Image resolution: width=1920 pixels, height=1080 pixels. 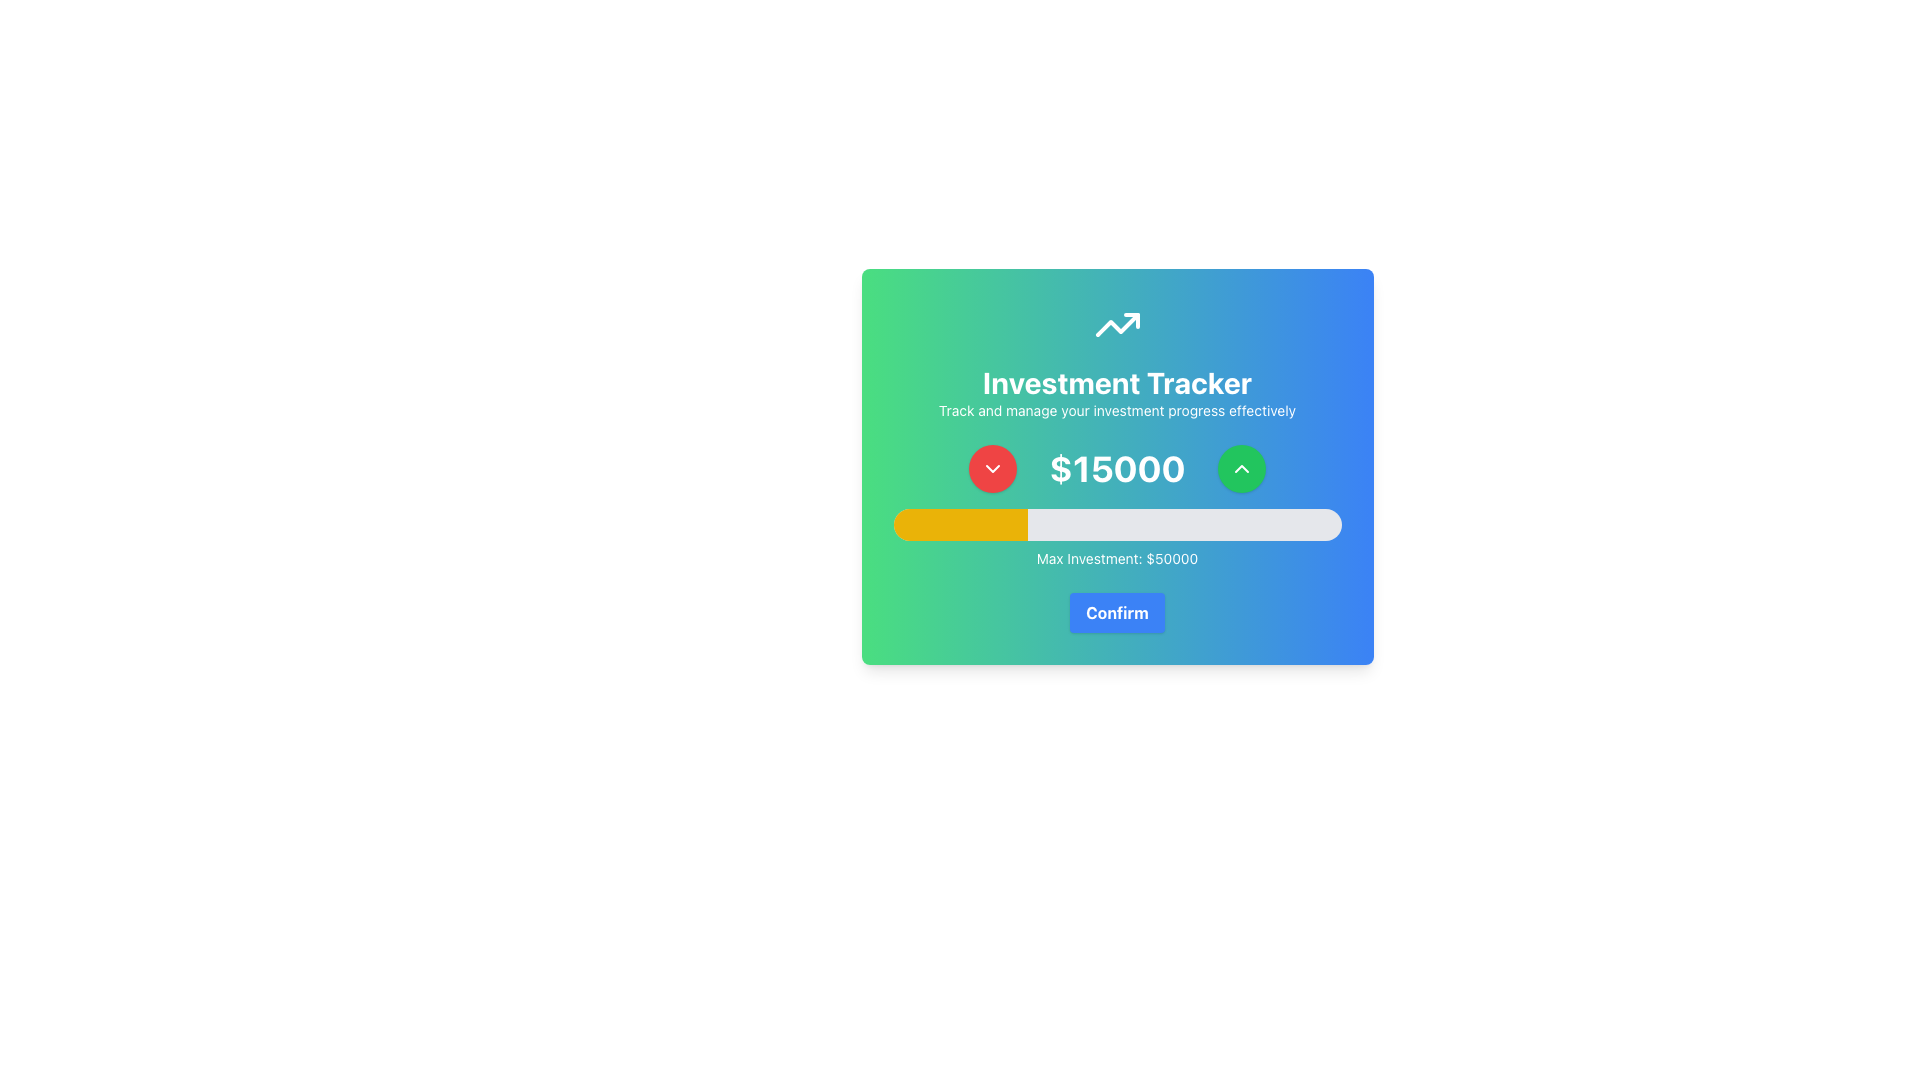 I want to click on progress, so click(x=1277, y=523).